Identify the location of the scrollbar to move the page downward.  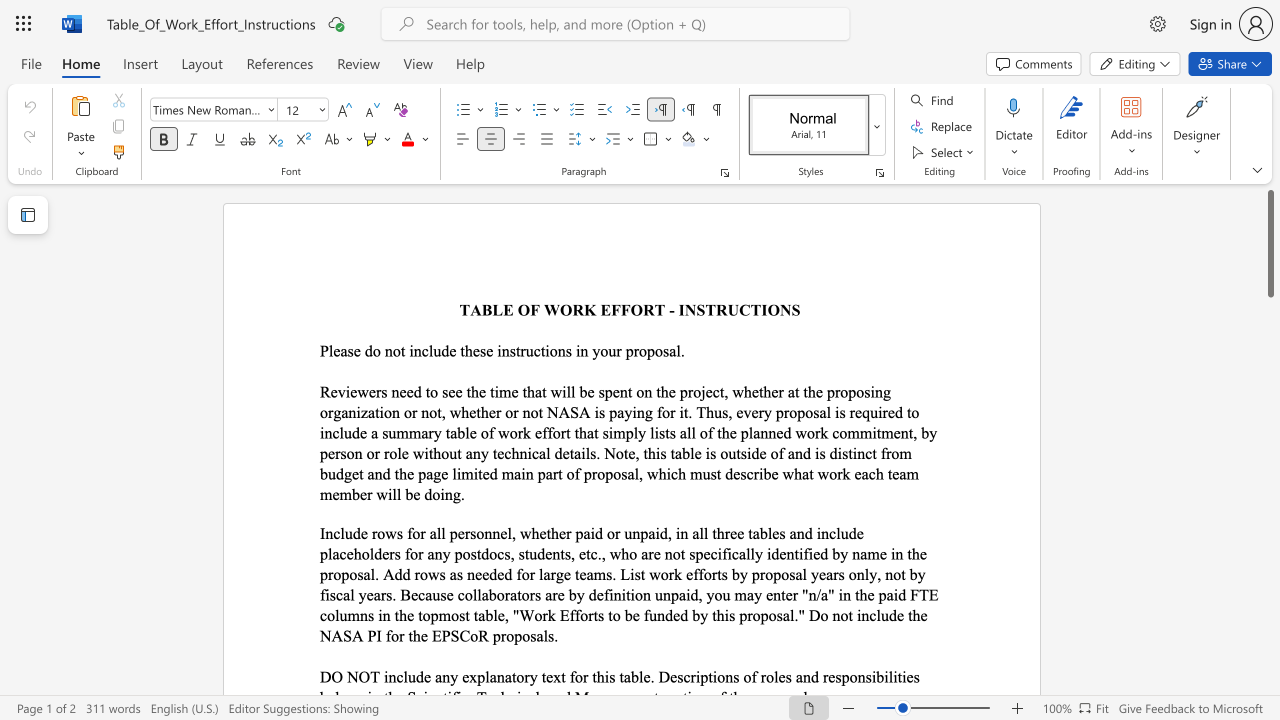
(1269, 408).